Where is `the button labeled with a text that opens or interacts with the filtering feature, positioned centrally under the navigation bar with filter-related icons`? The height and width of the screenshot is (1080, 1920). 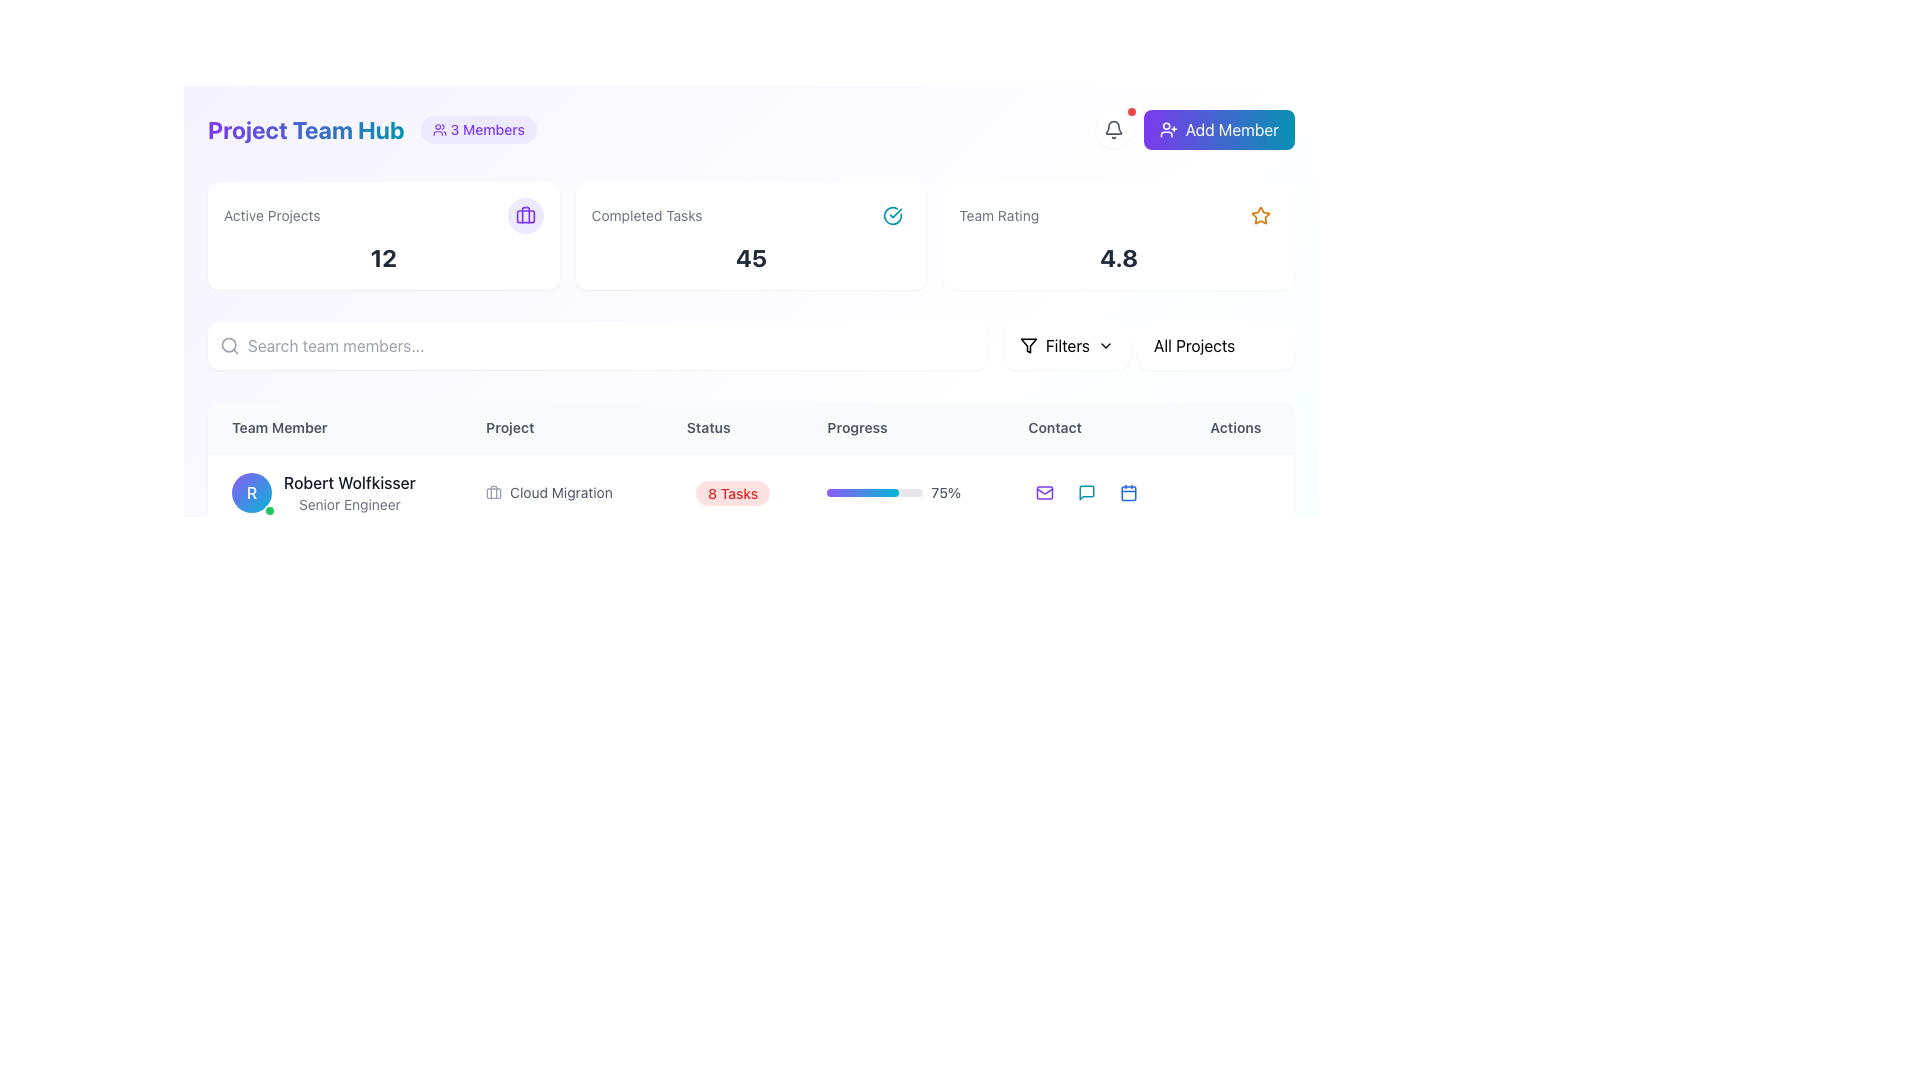
the button labeled with a text that opens or interacts with the filtering feature, positioned centrally under the navigation bar with filter-related icons is located at coordinates (1066, 345).